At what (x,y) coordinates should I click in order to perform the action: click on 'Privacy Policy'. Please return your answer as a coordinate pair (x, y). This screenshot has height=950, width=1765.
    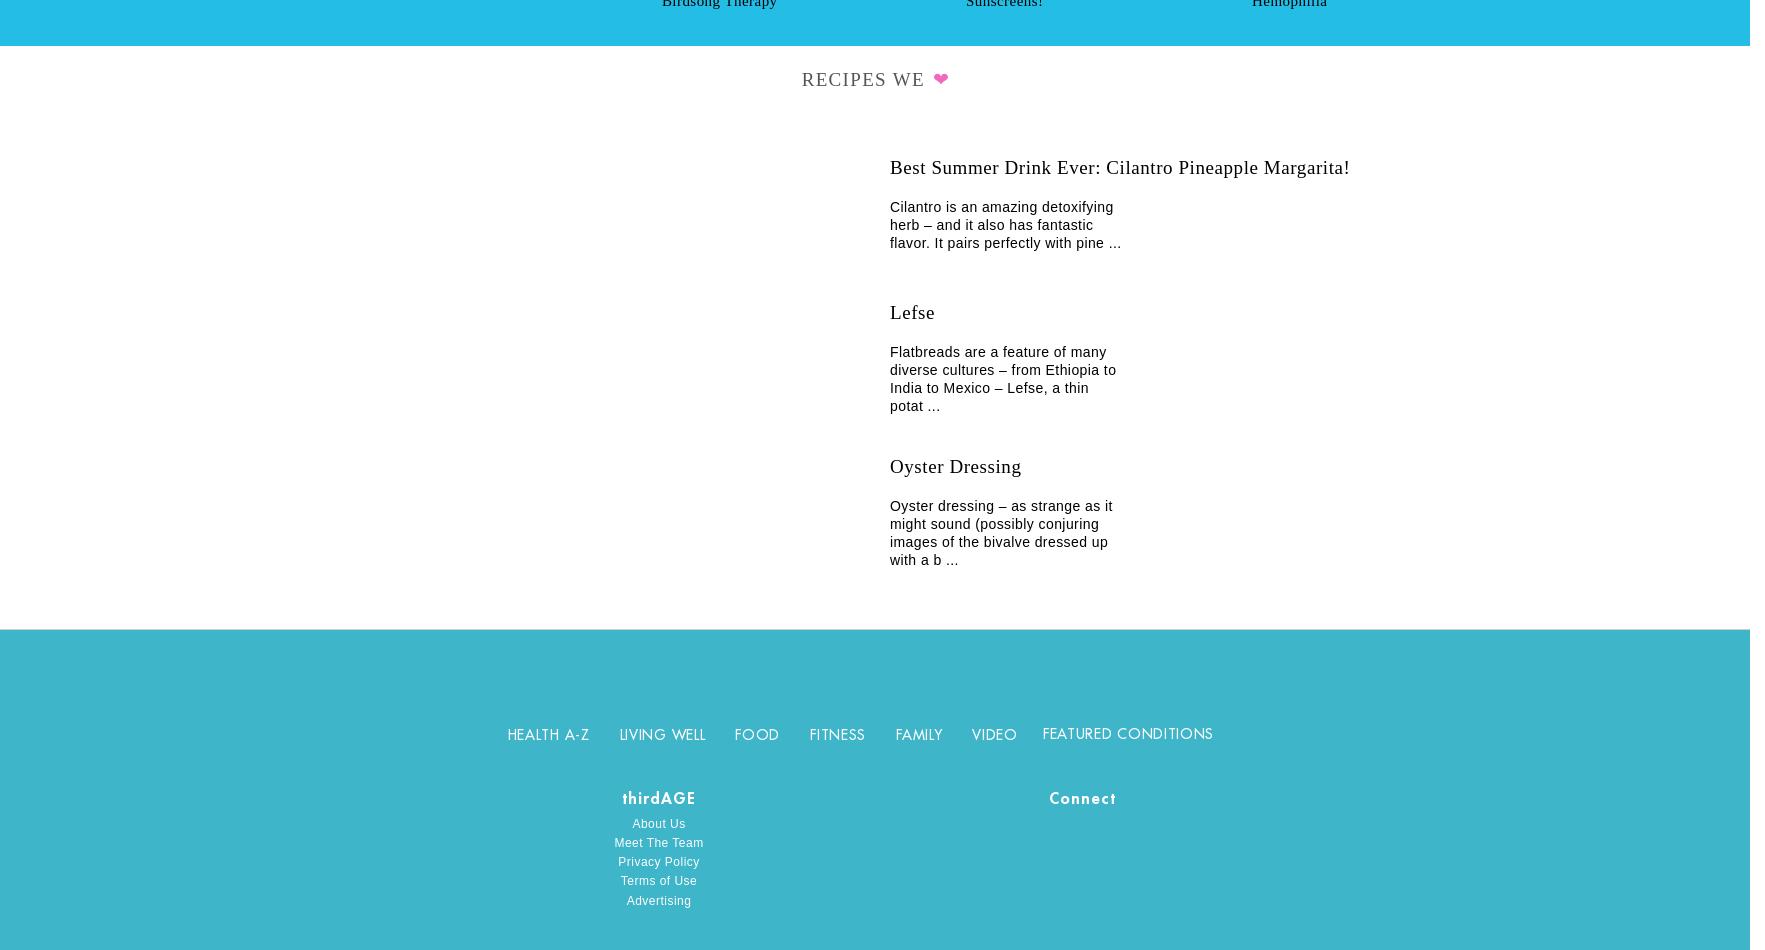
    Looking at the image, I should click on (657, 861).